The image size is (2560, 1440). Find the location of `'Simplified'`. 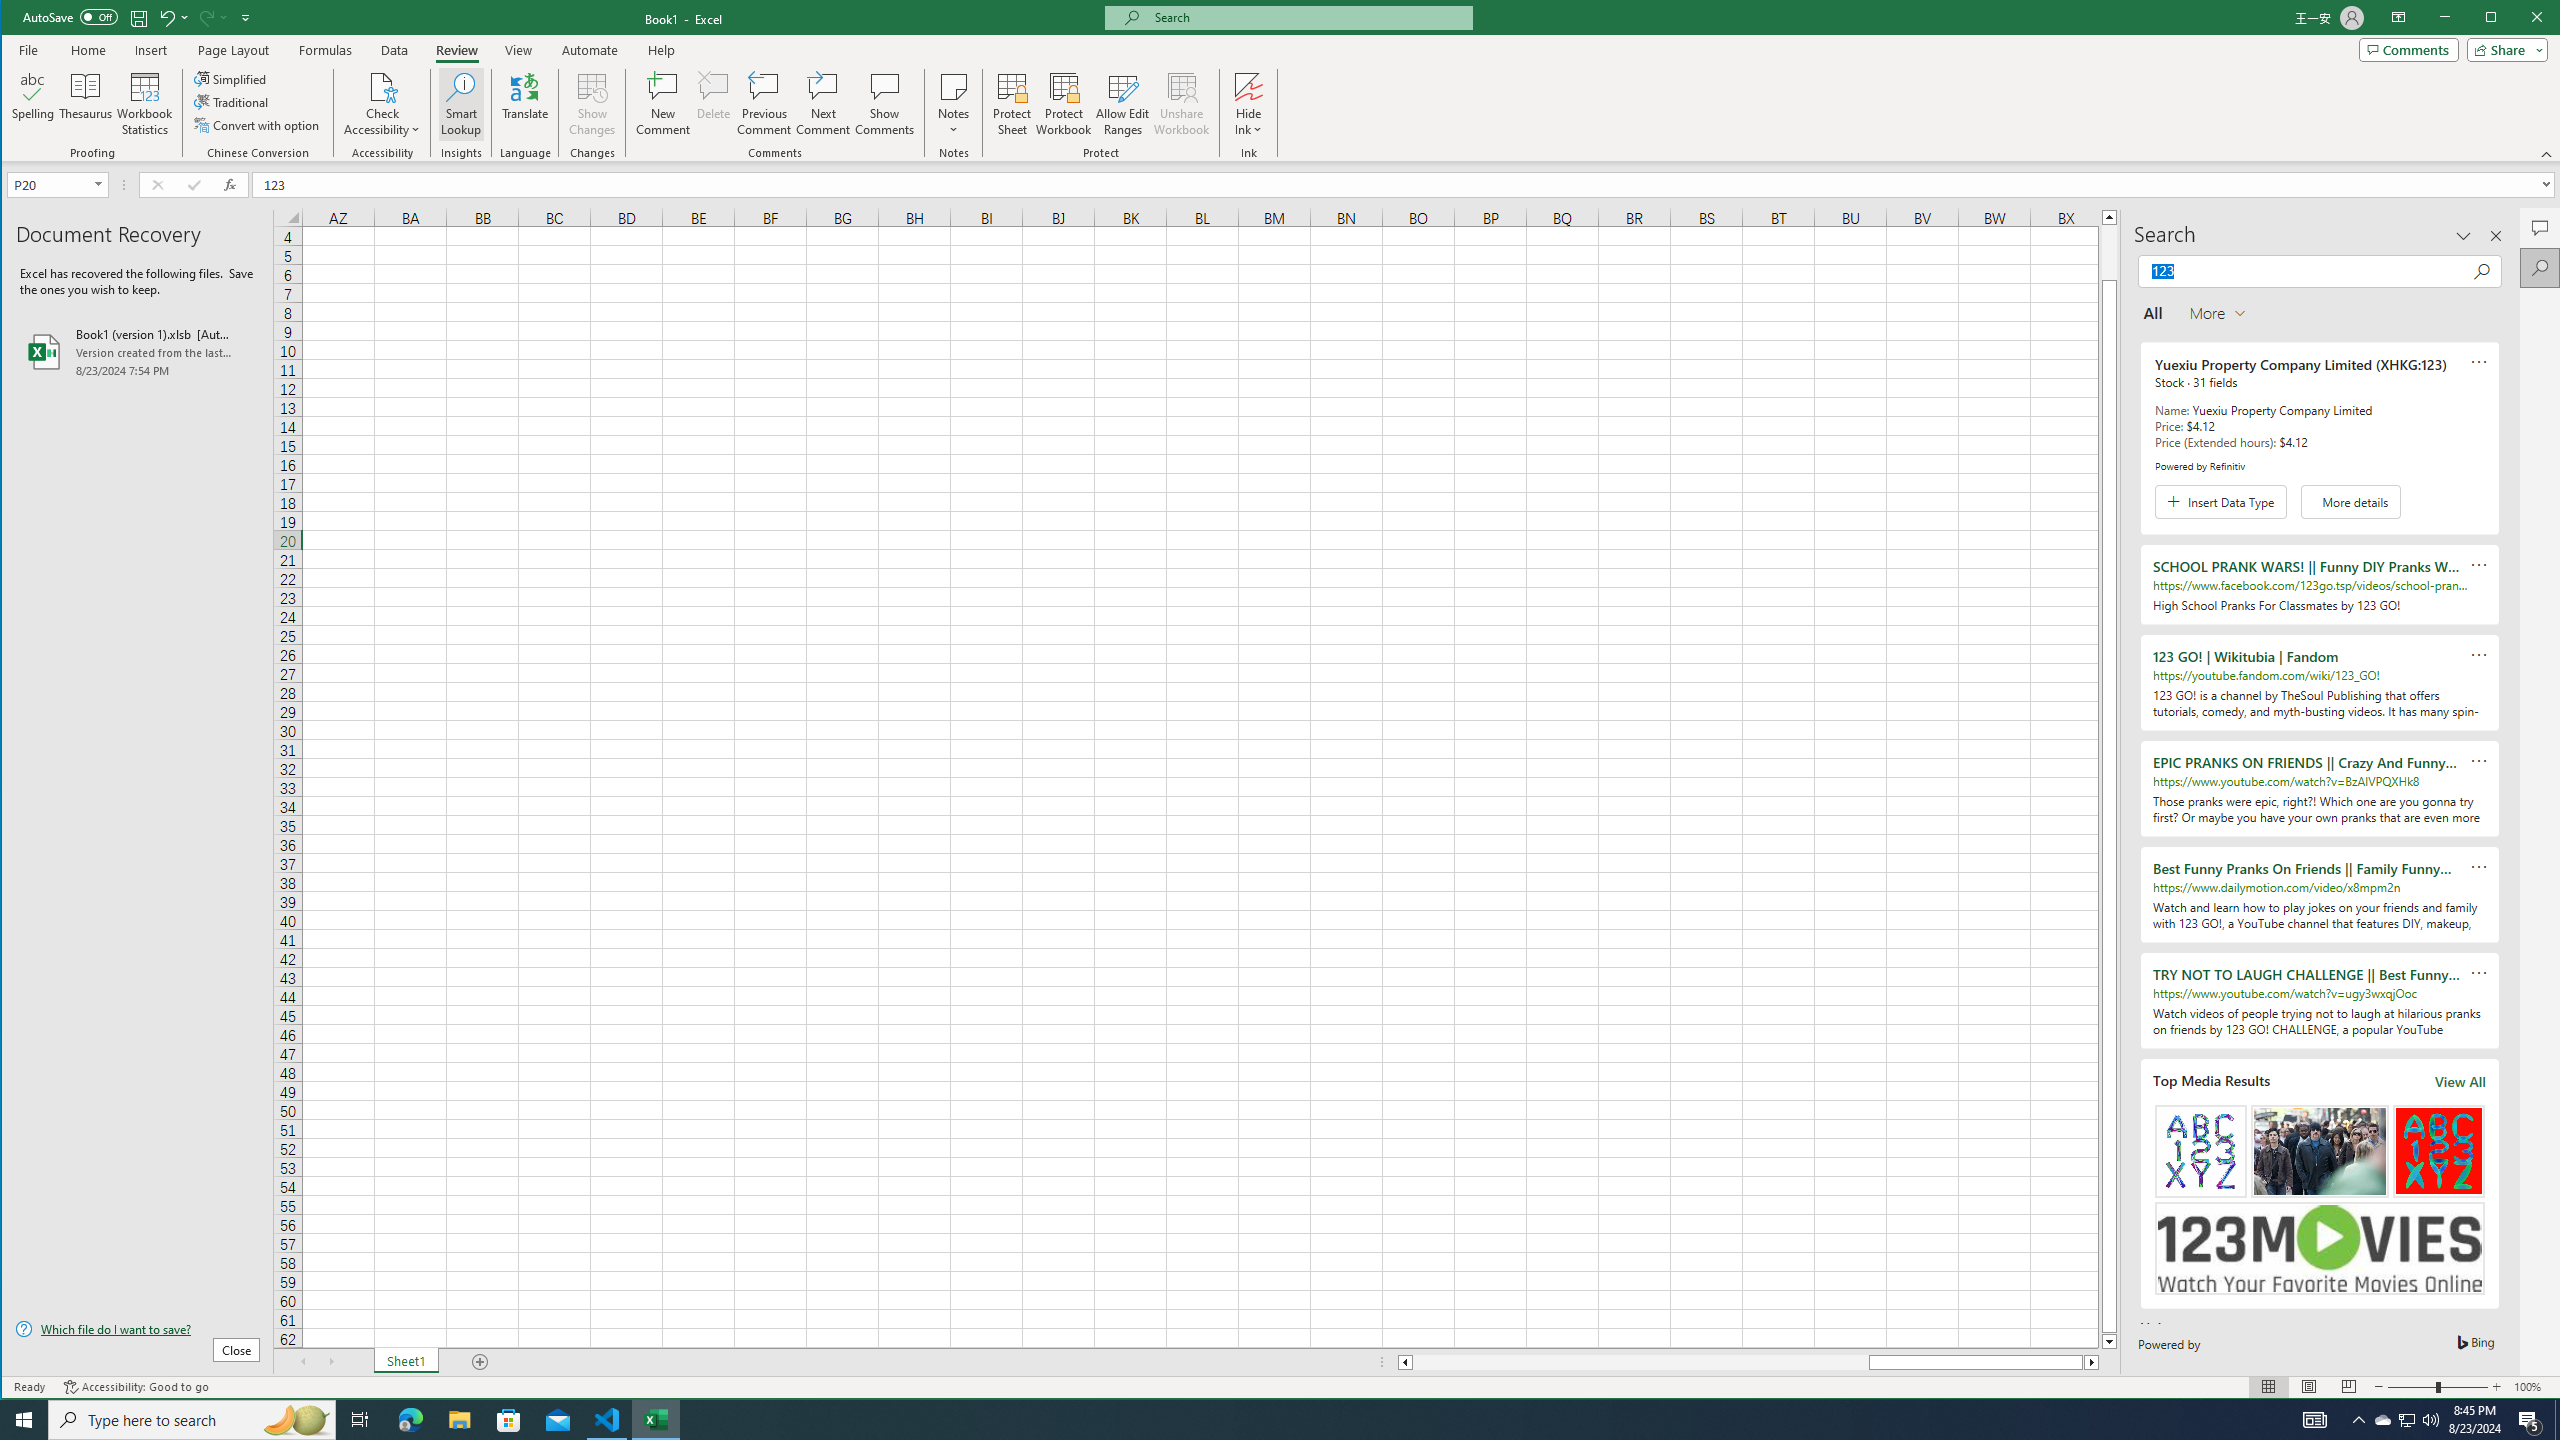

'Simplified' is located at coordinates (232, 78).